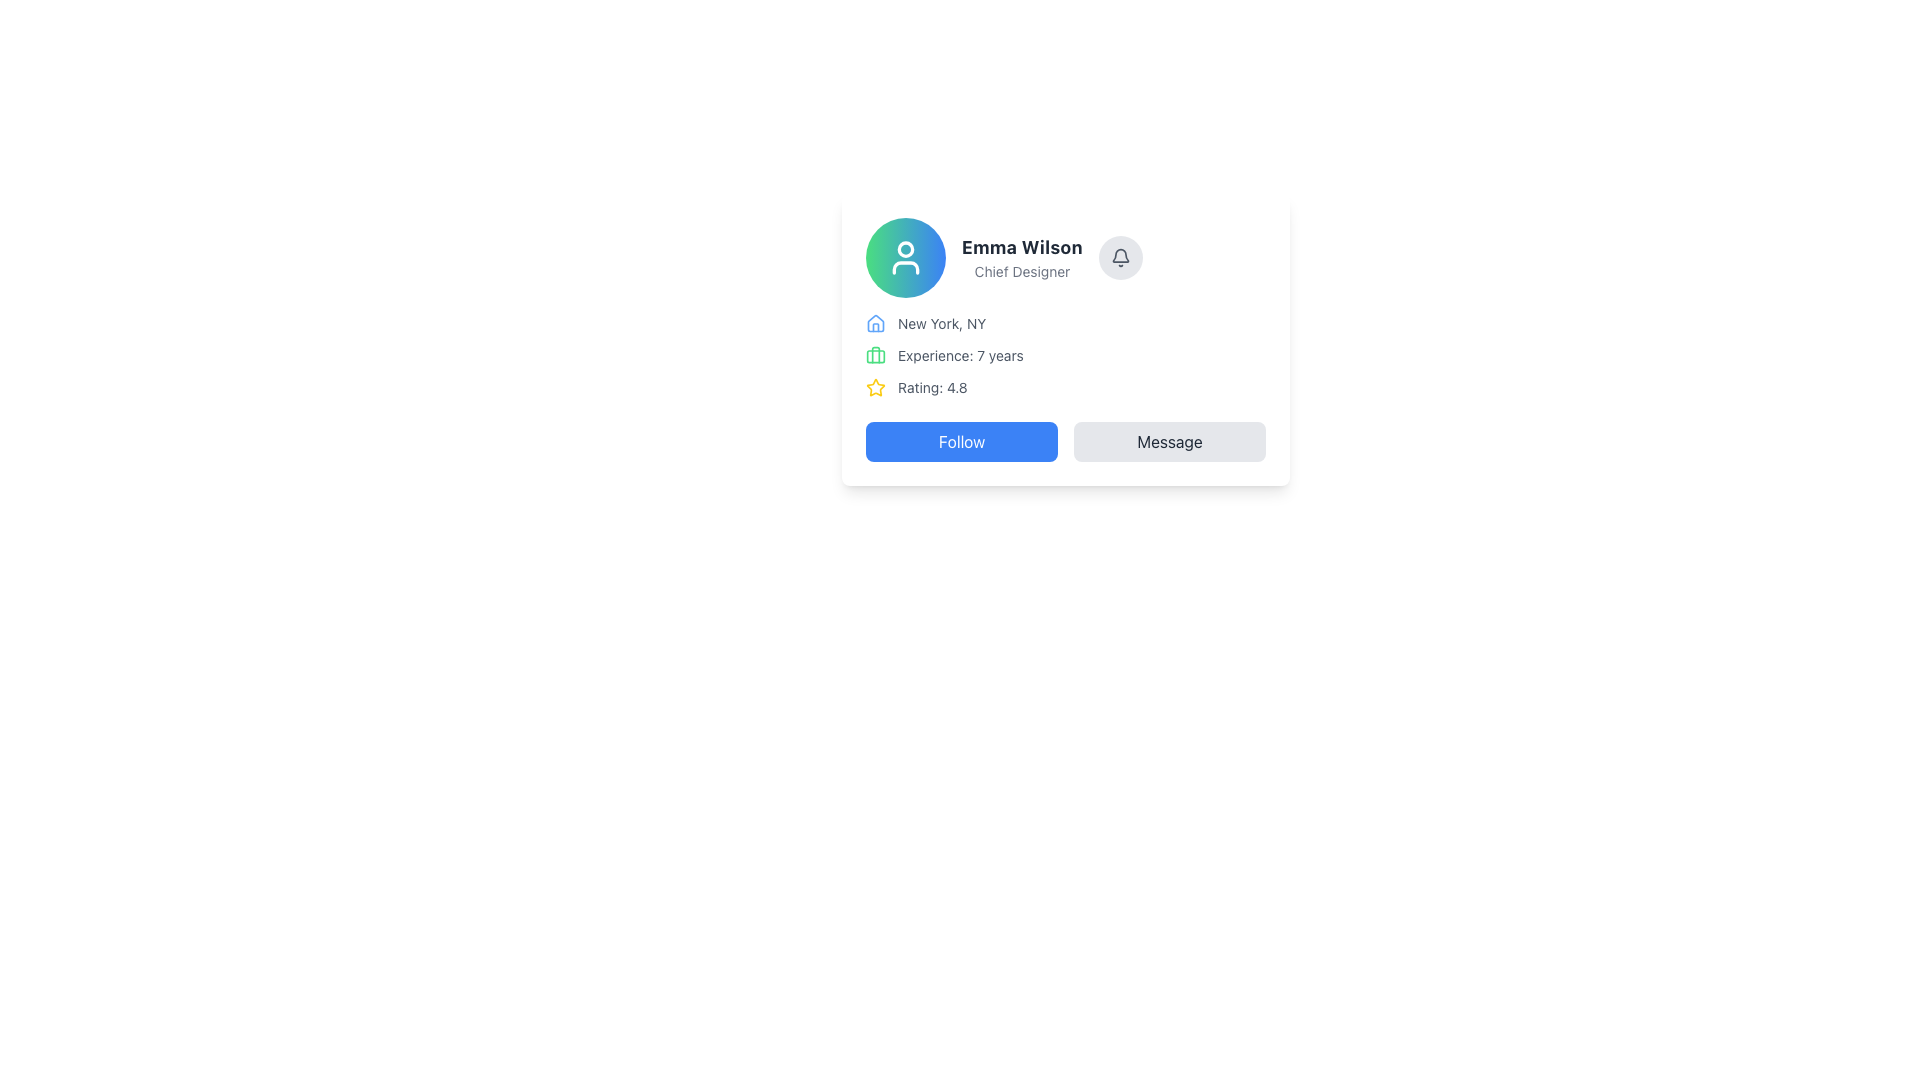 This screenshot has height=1080, width=1920. Describe the element at coordinates (875, 322) in the screenshot. I see `the Decorative Icon located beside the text 'New York, NY' in the user card, which visually indicates a home or location association` at that location.